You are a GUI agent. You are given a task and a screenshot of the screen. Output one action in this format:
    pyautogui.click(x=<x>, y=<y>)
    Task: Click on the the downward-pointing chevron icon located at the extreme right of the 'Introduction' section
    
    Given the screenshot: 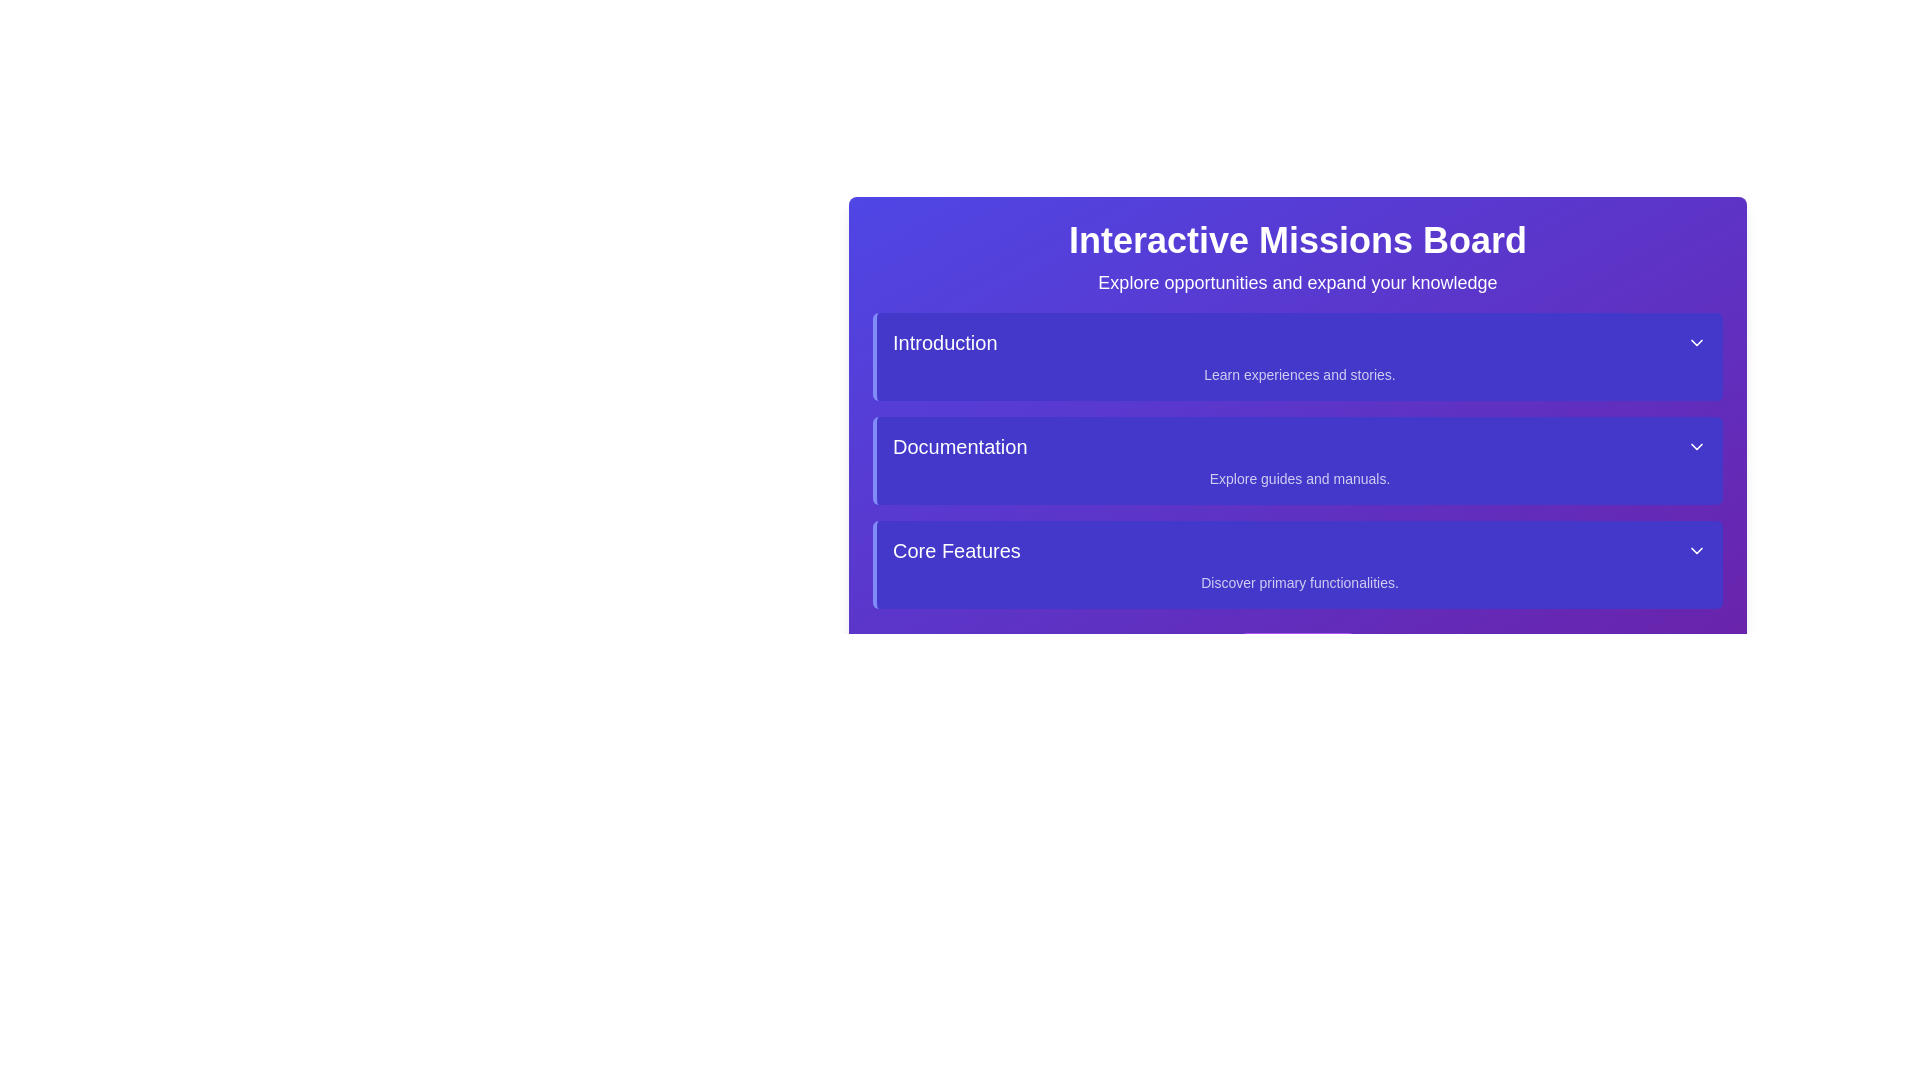 What is the action you would take?
    pyautogui.click(x=1696, y=342)
    